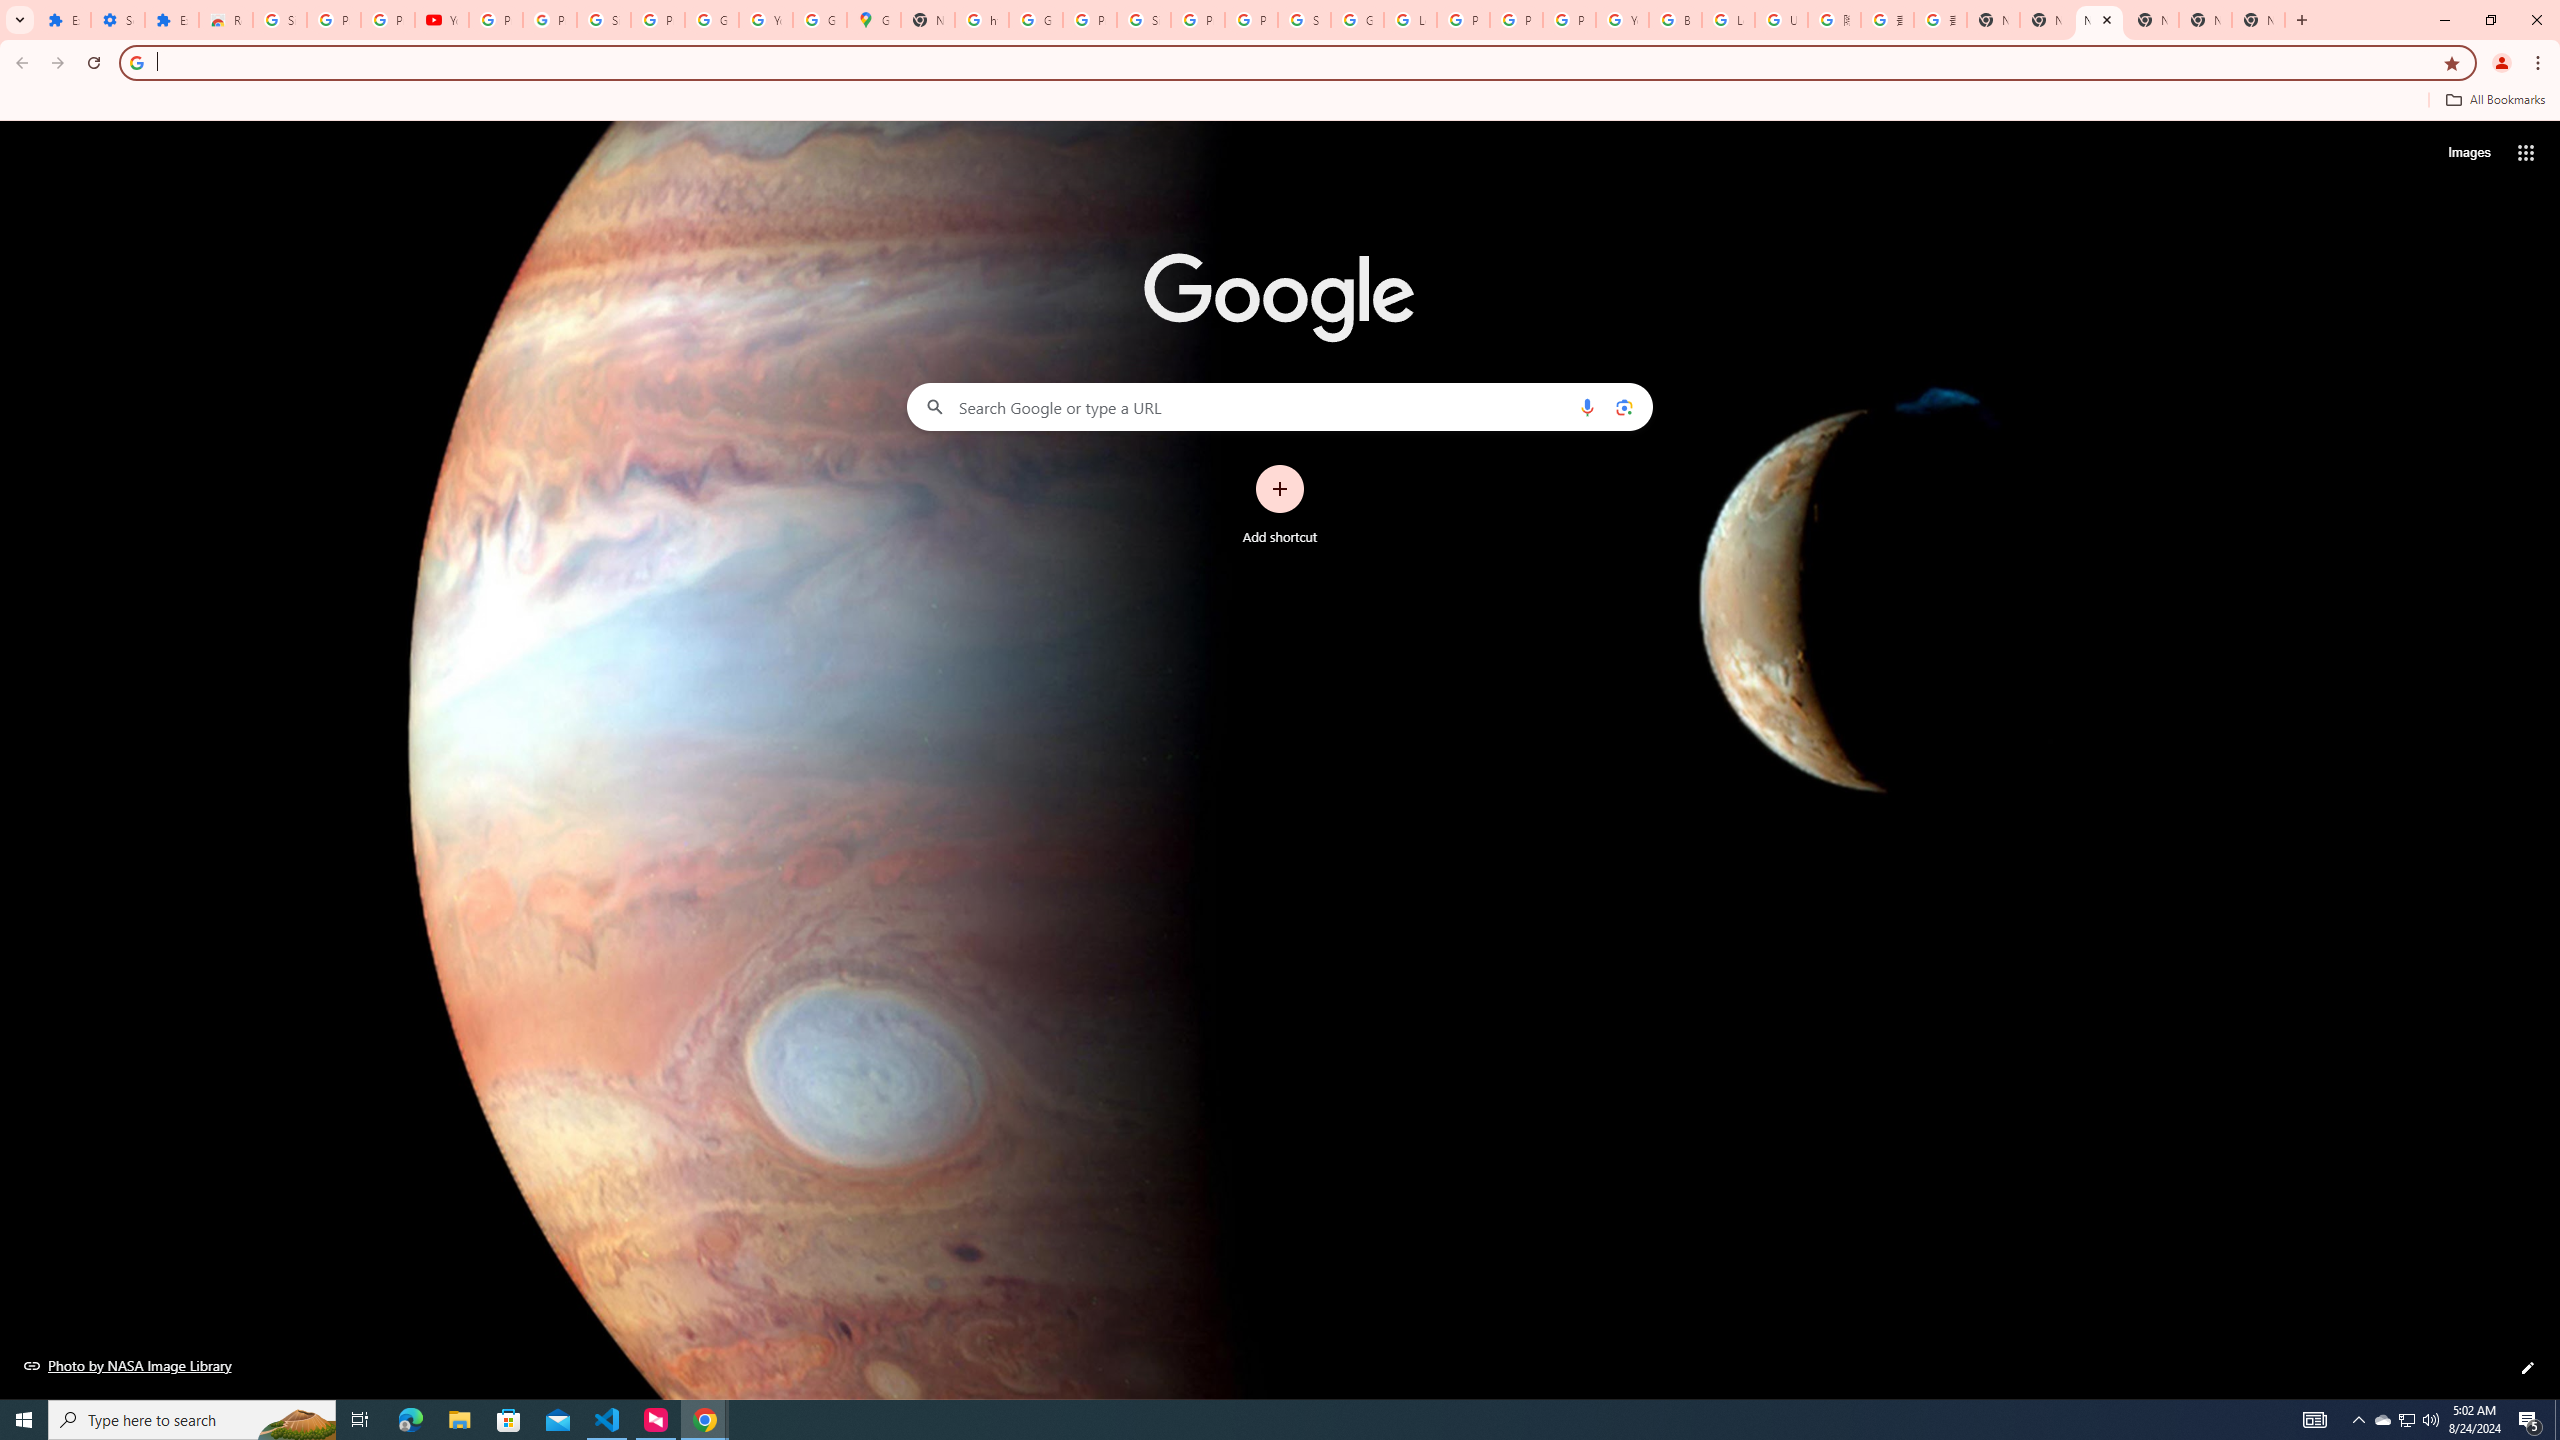 The height and width of the screenshot is (1440, 2560). Describe the element at coordinates (872, 19) in the screenshot. I see `'Google Maps'` at that location.